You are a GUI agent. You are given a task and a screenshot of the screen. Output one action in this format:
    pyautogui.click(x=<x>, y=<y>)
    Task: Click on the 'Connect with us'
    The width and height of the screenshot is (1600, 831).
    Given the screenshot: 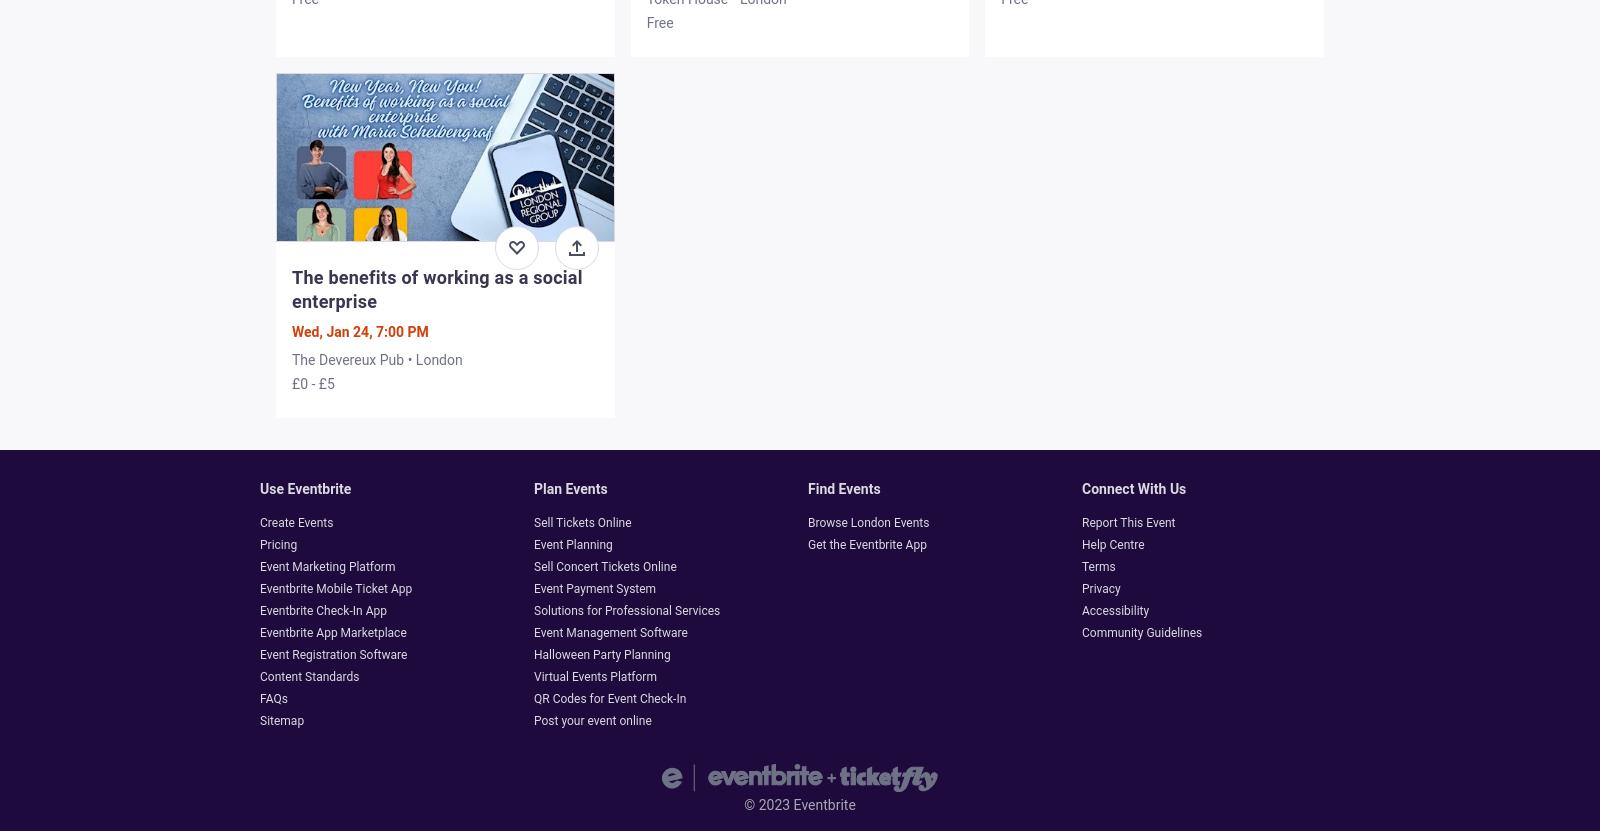 What is the action you would take?
    pyautogui.click(x=1133, y=488)
    